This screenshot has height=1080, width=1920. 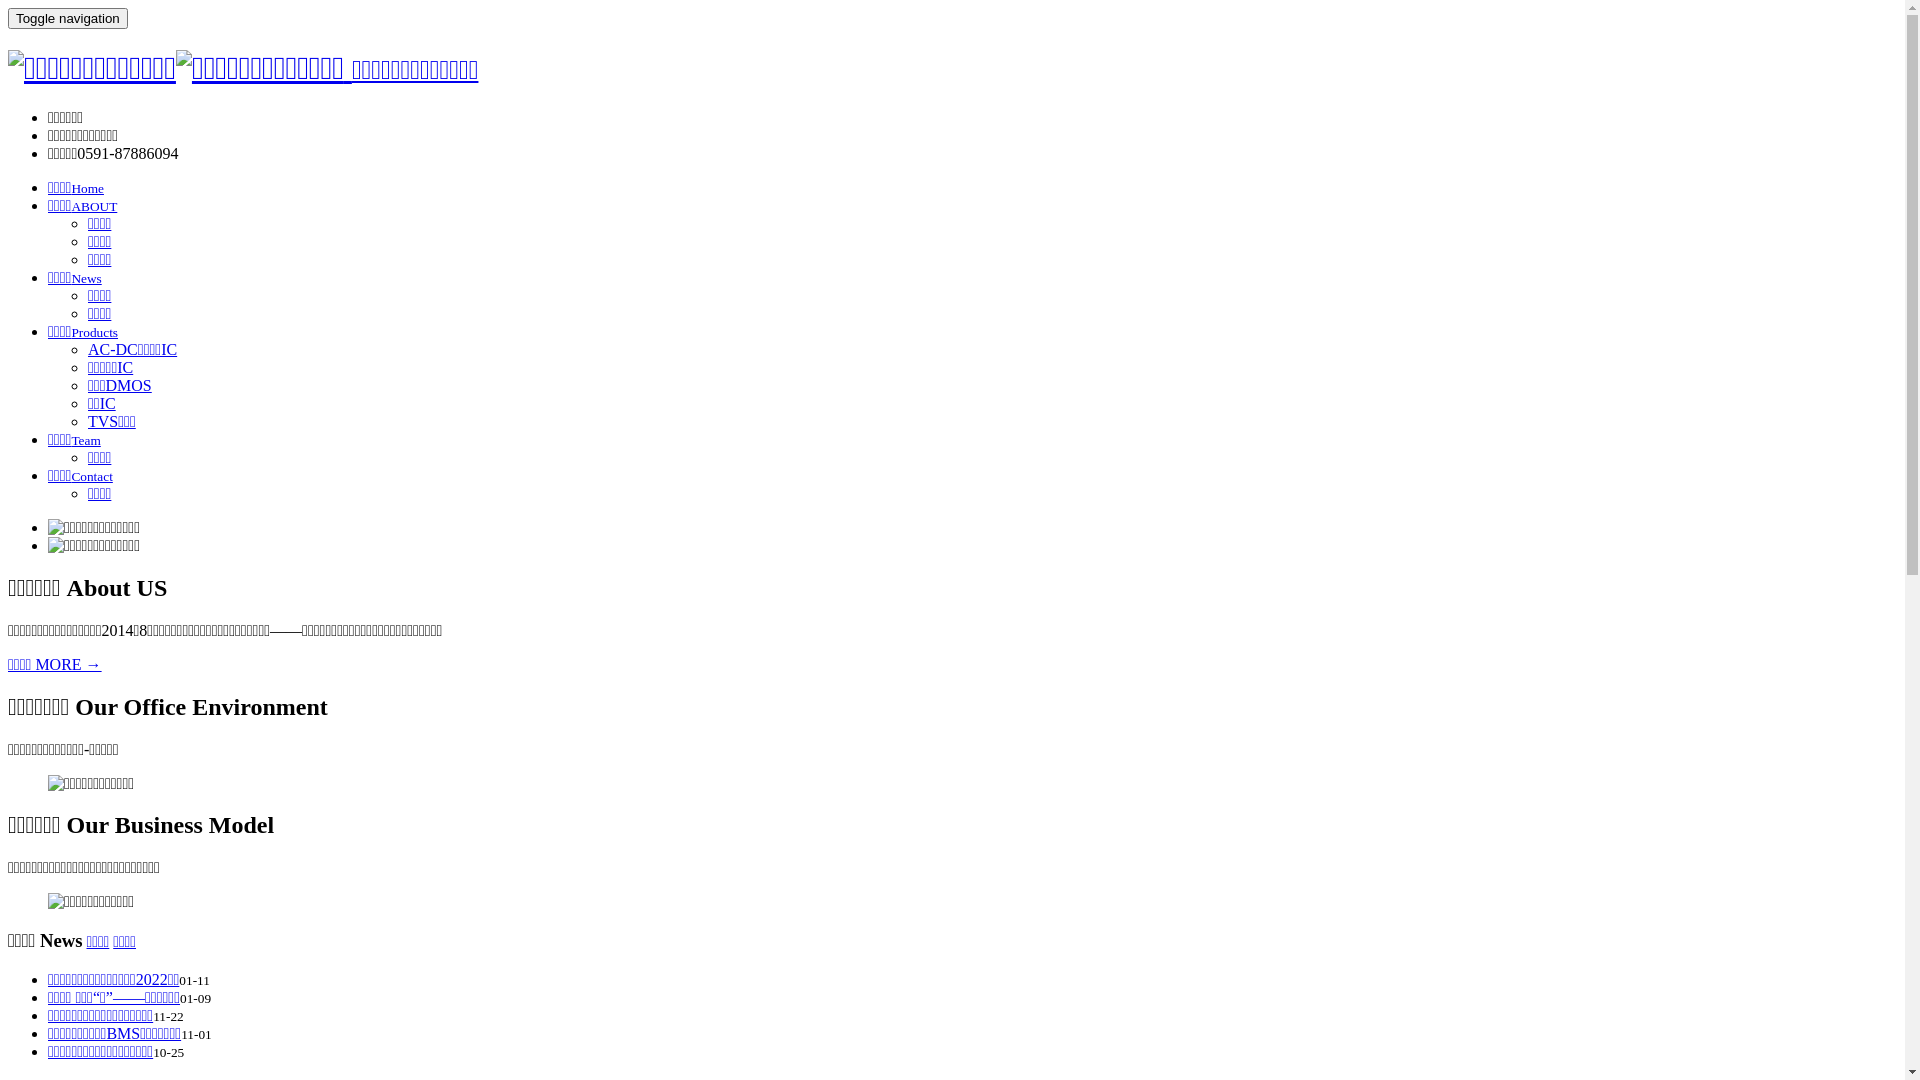 What do you see at coordinates (67, 18) in the screenshot?
I see `'Toggle navigation'` at bounding box center [67, 18].